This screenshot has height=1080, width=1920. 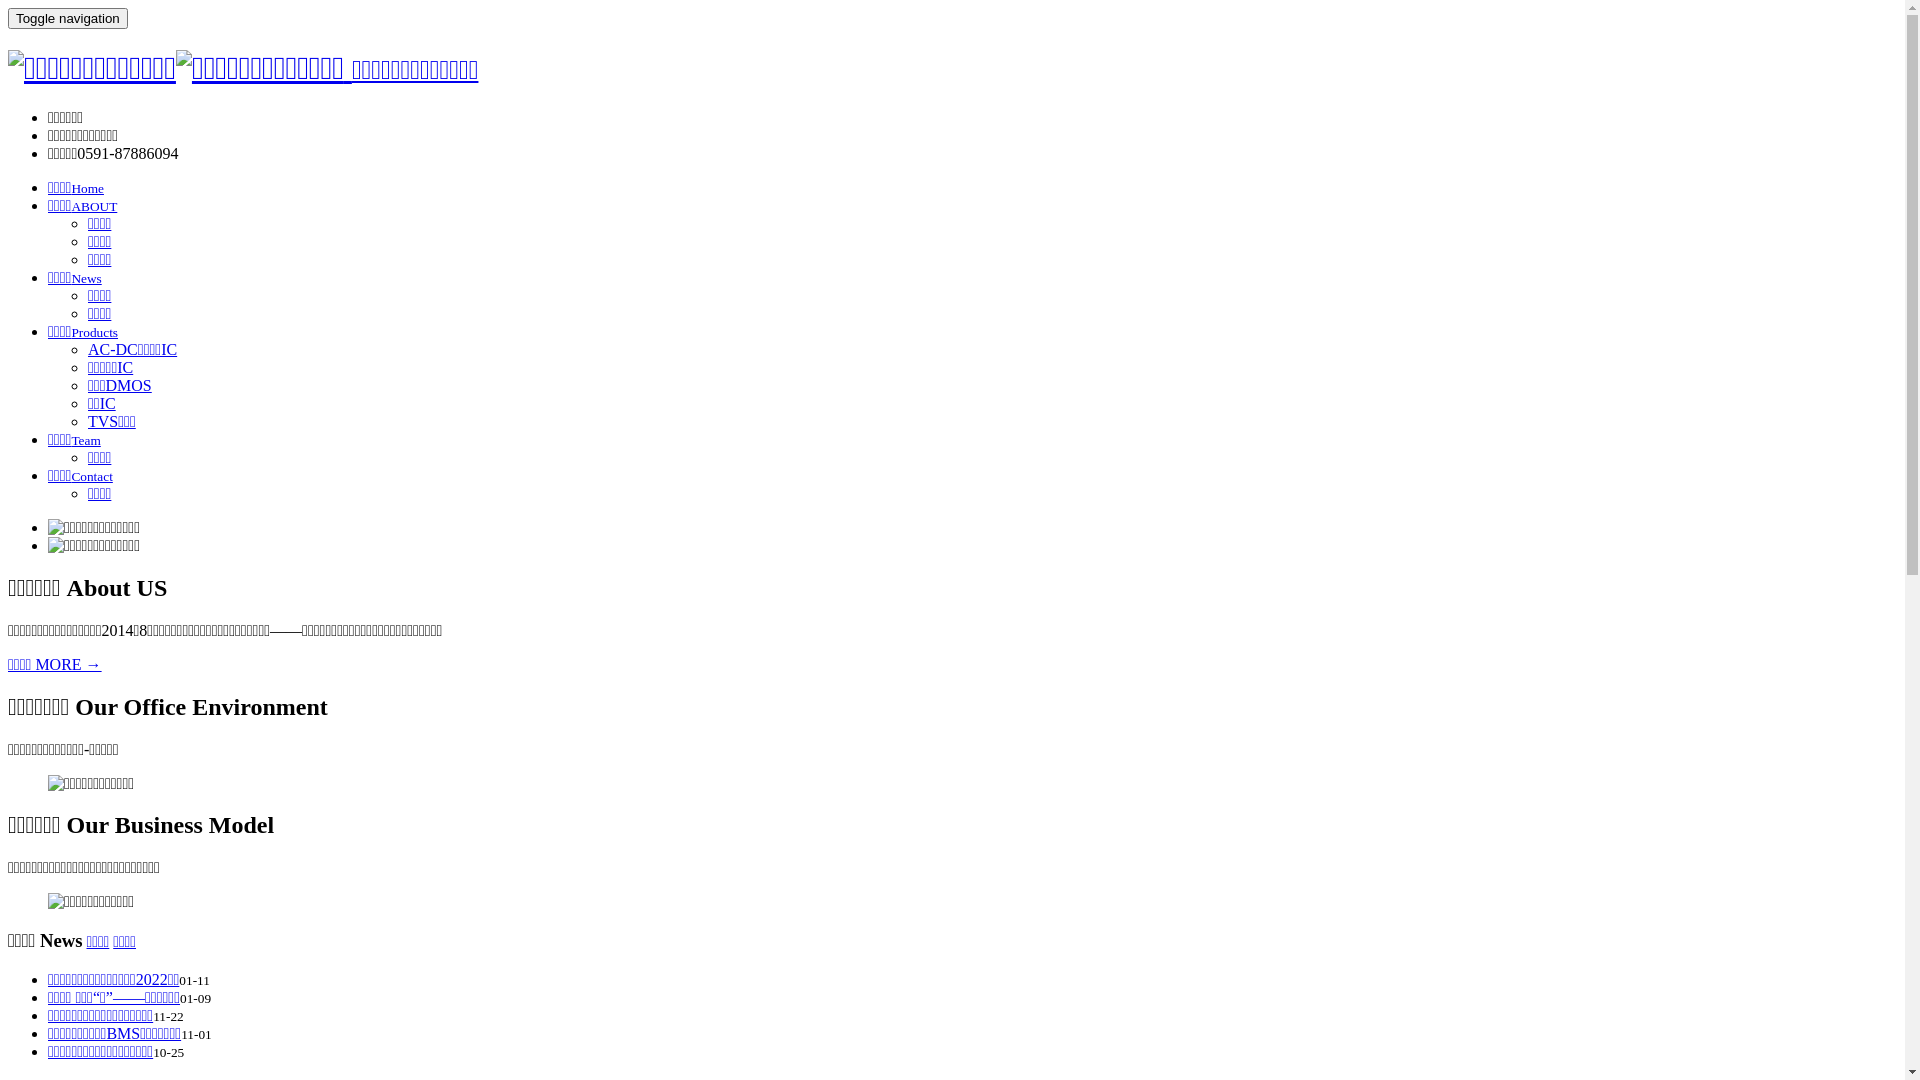 What do you see at coordinates (67, 18) in the screenshot?
I see `'Toggle navigation'` at bounding box center [67, 18].